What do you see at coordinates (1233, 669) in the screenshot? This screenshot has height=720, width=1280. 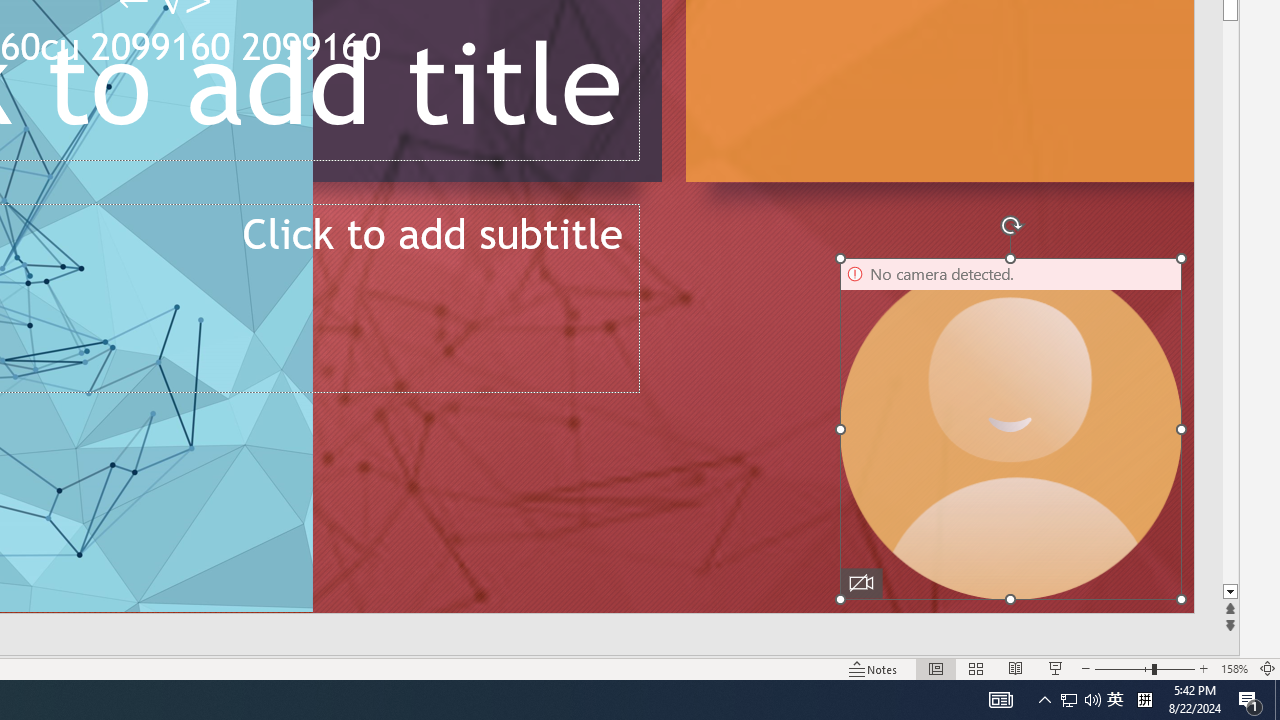 I see `'Zoom 158%'` at bounding box center [1233, 669].